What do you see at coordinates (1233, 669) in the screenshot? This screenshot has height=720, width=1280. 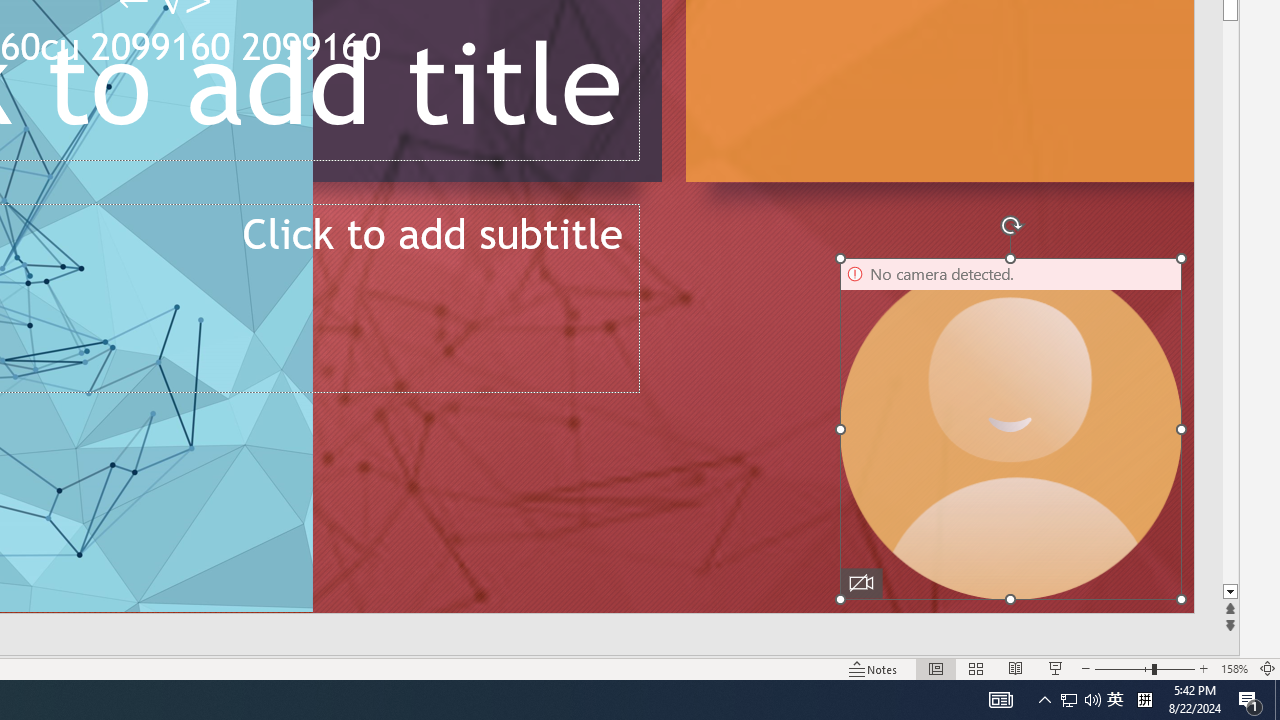 I see `'Zoom 158%'` at bounding box center [1233, 669].